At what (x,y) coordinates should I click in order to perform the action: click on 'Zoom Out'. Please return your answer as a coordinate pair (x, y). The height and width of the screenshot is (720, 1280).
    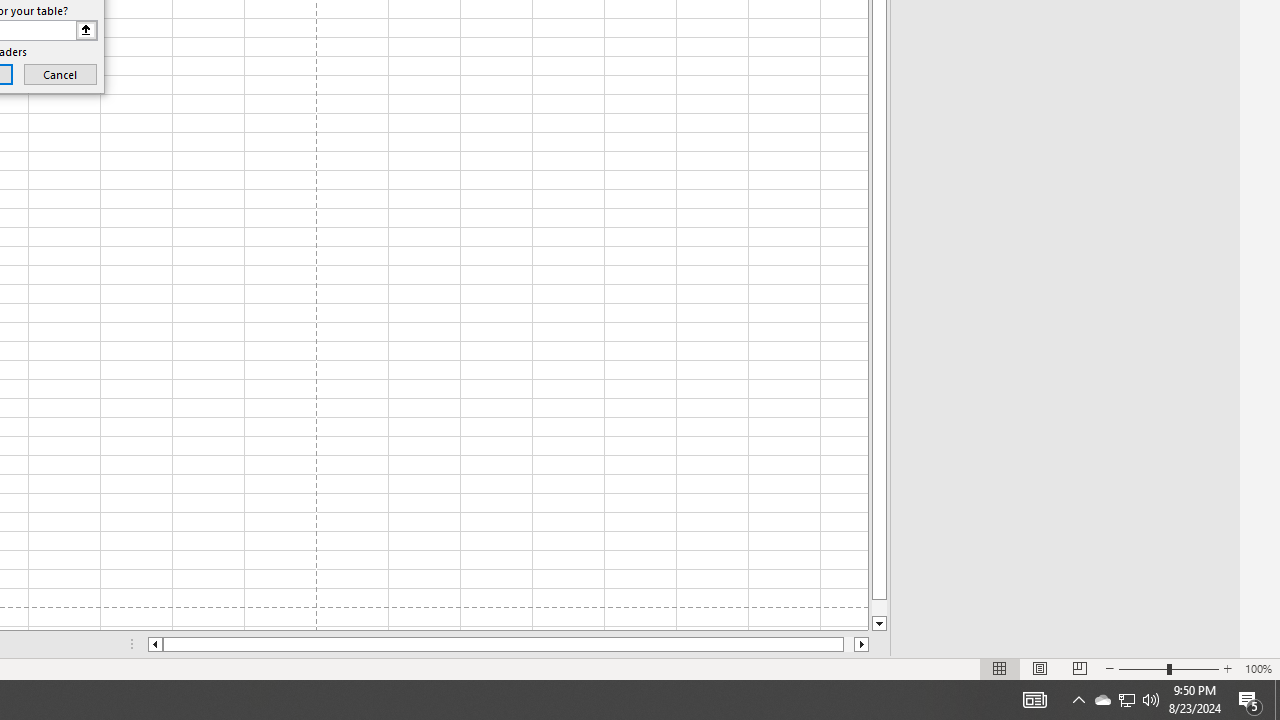
    Looking at the image, I should click on (1143, 669).